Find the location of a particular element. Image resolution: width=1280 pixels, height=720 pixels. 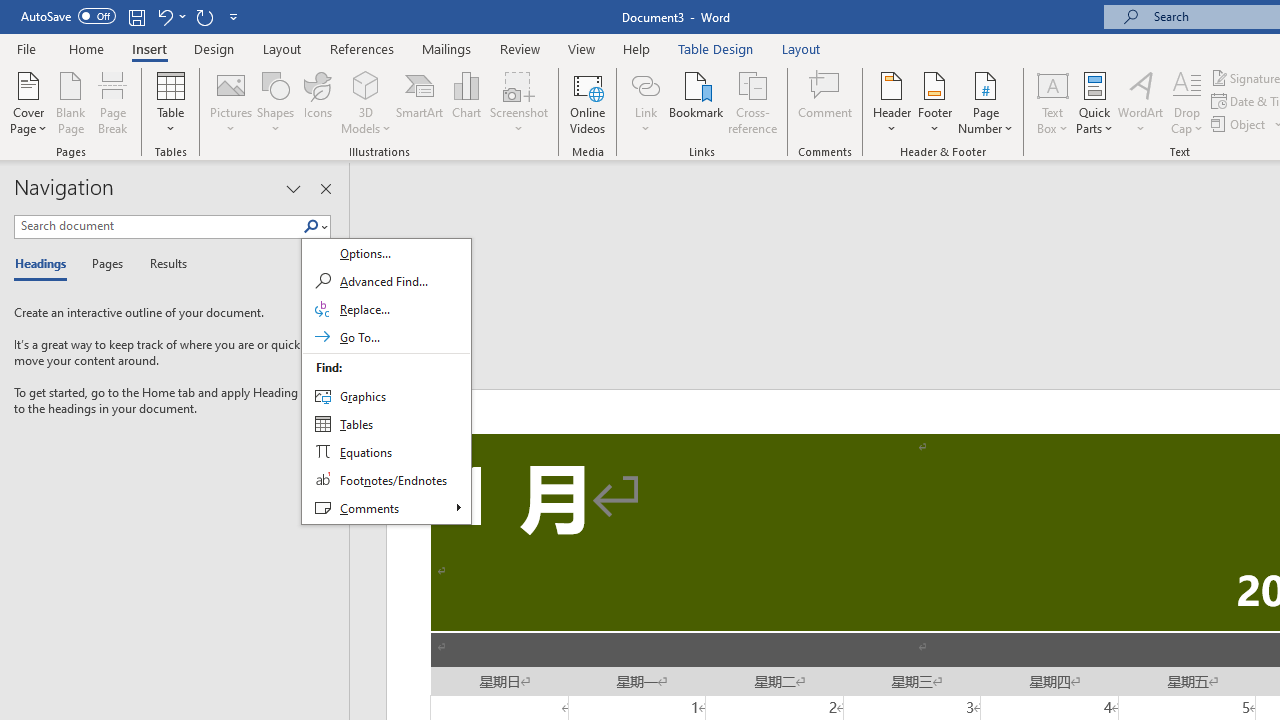

'Pictures' is located at coordinates (231, 103).